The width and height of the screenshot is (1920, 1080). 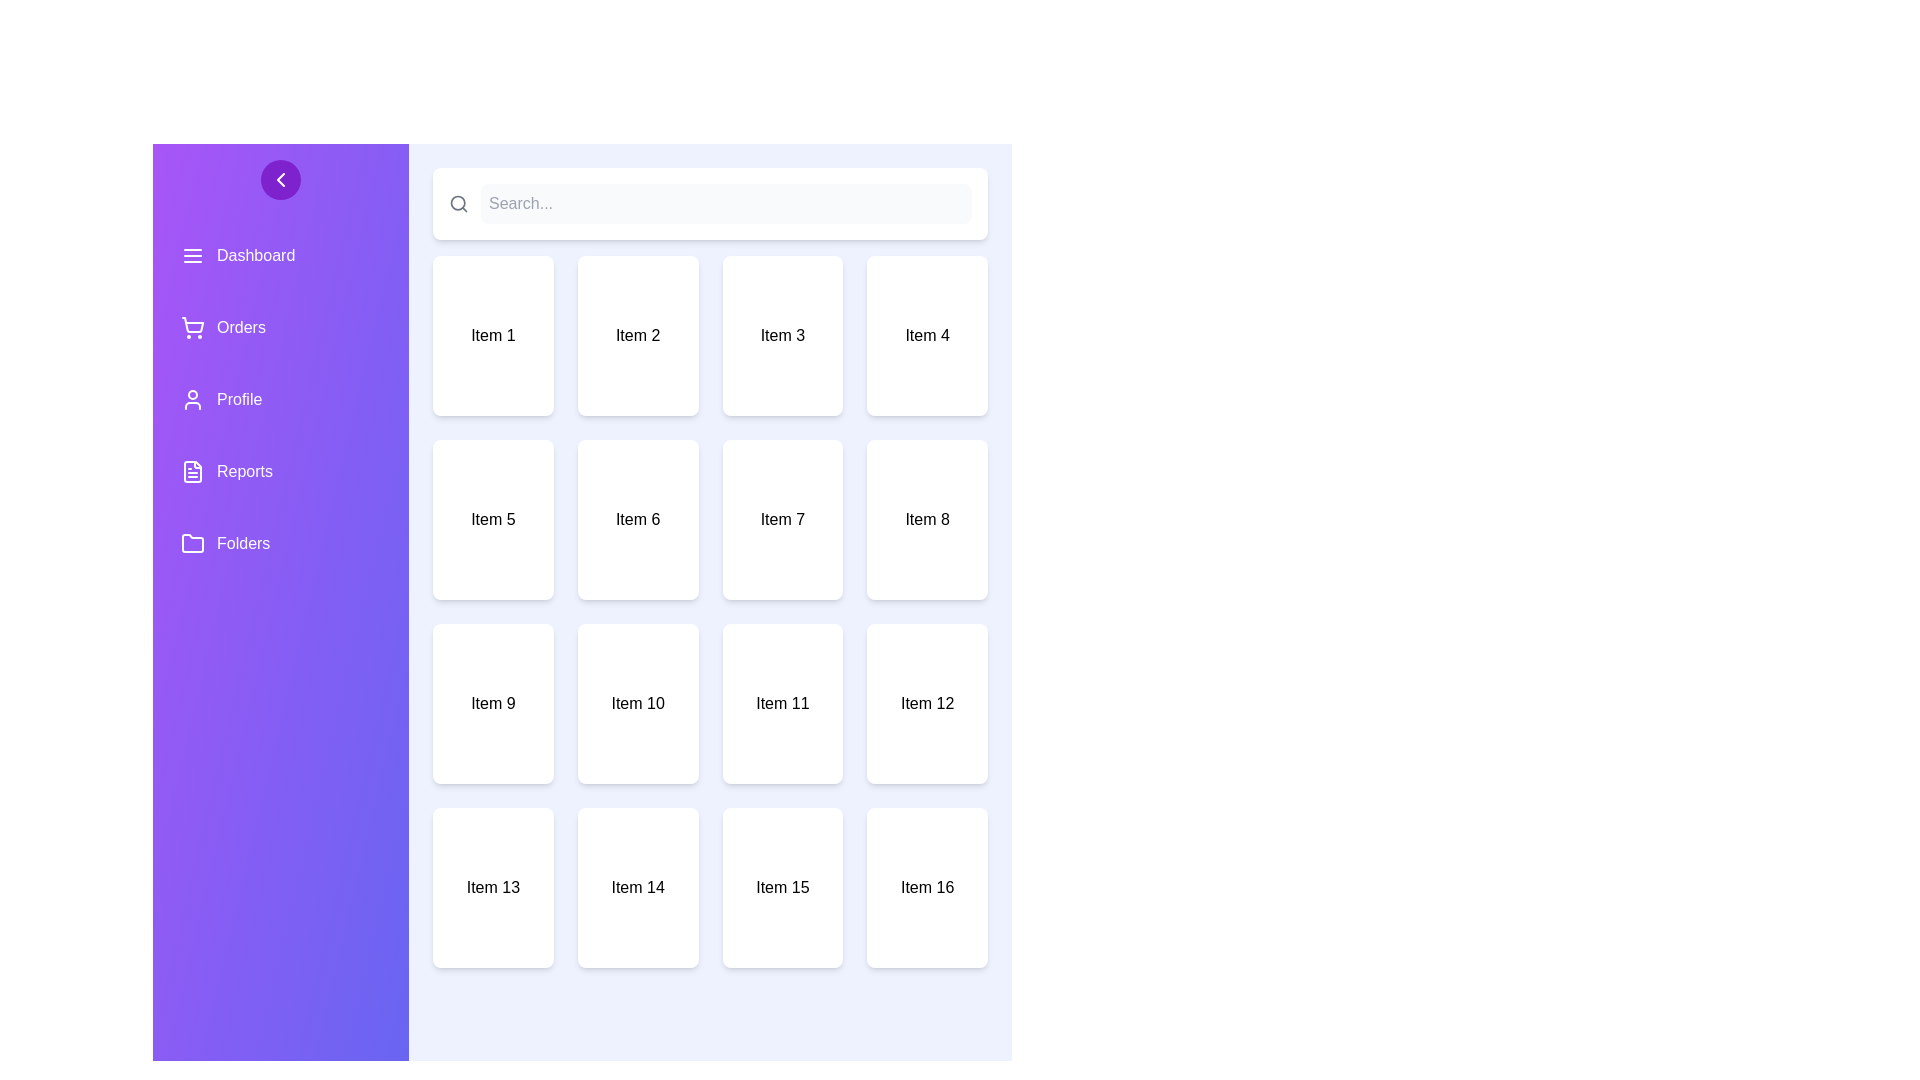 I want to click on the sidebar menu item labeled Folders to navigate to its section, so click(x=280, y=543).